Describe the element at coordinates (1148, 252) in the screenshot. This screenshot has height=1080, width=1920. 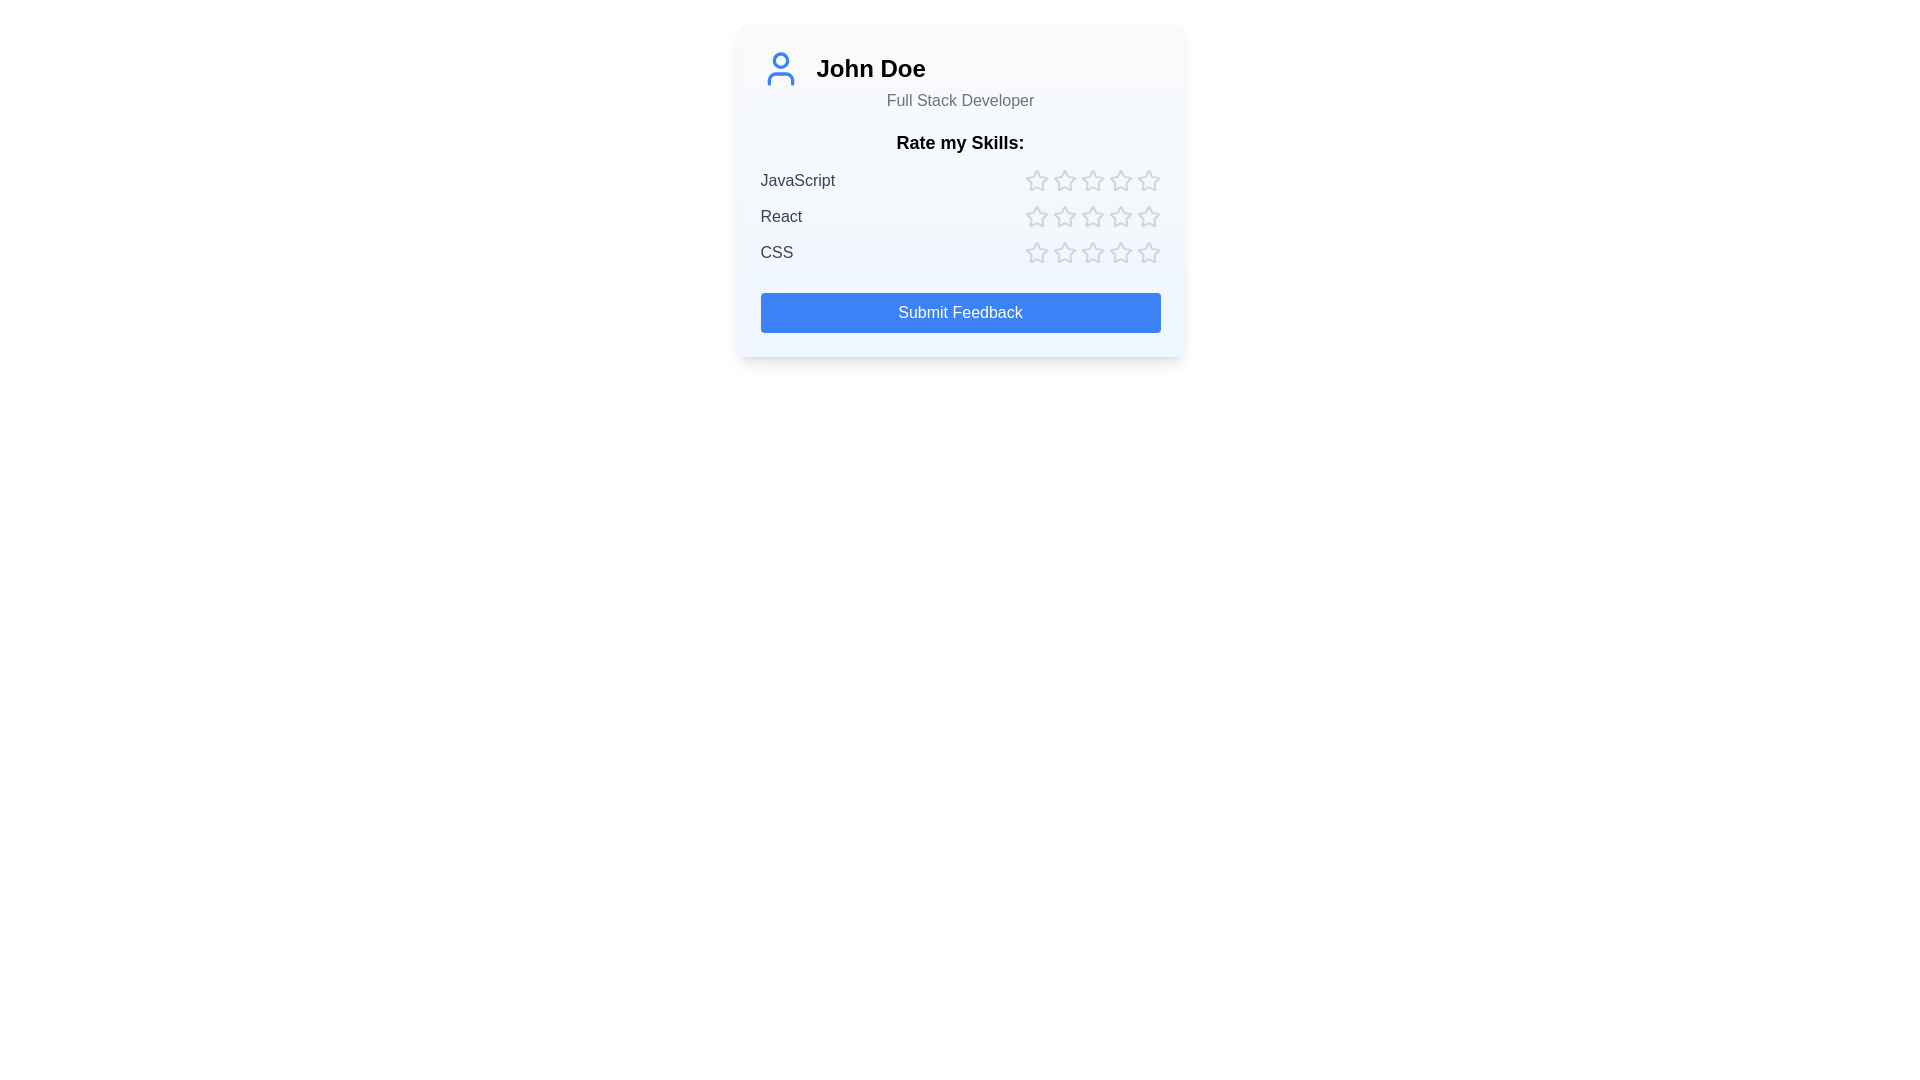
I see `the star corresponding to skill CSS and rating 5` at that location.